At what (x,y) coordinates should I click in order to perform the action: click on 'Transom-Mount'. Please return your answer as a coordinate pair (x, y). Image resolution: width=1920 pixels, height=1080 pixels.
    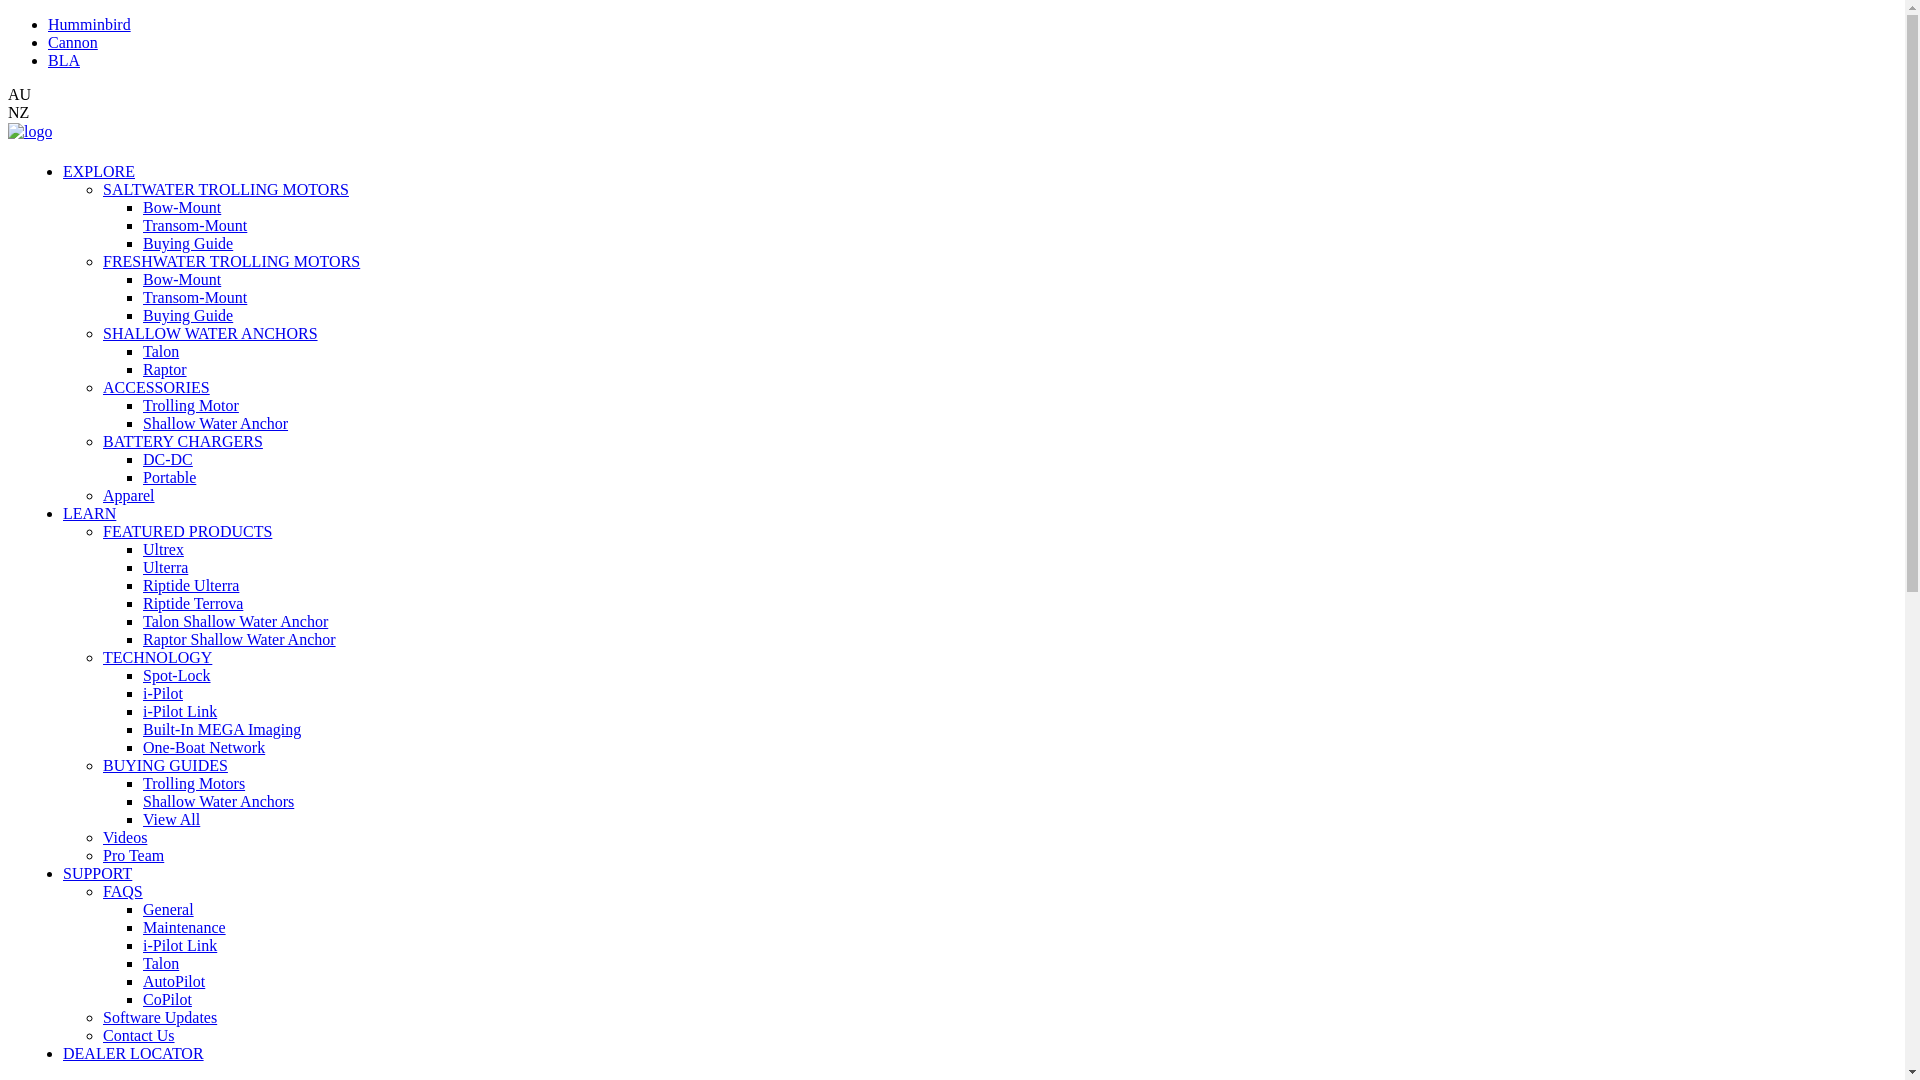
    Looking at the image, I should click on (195, 225).